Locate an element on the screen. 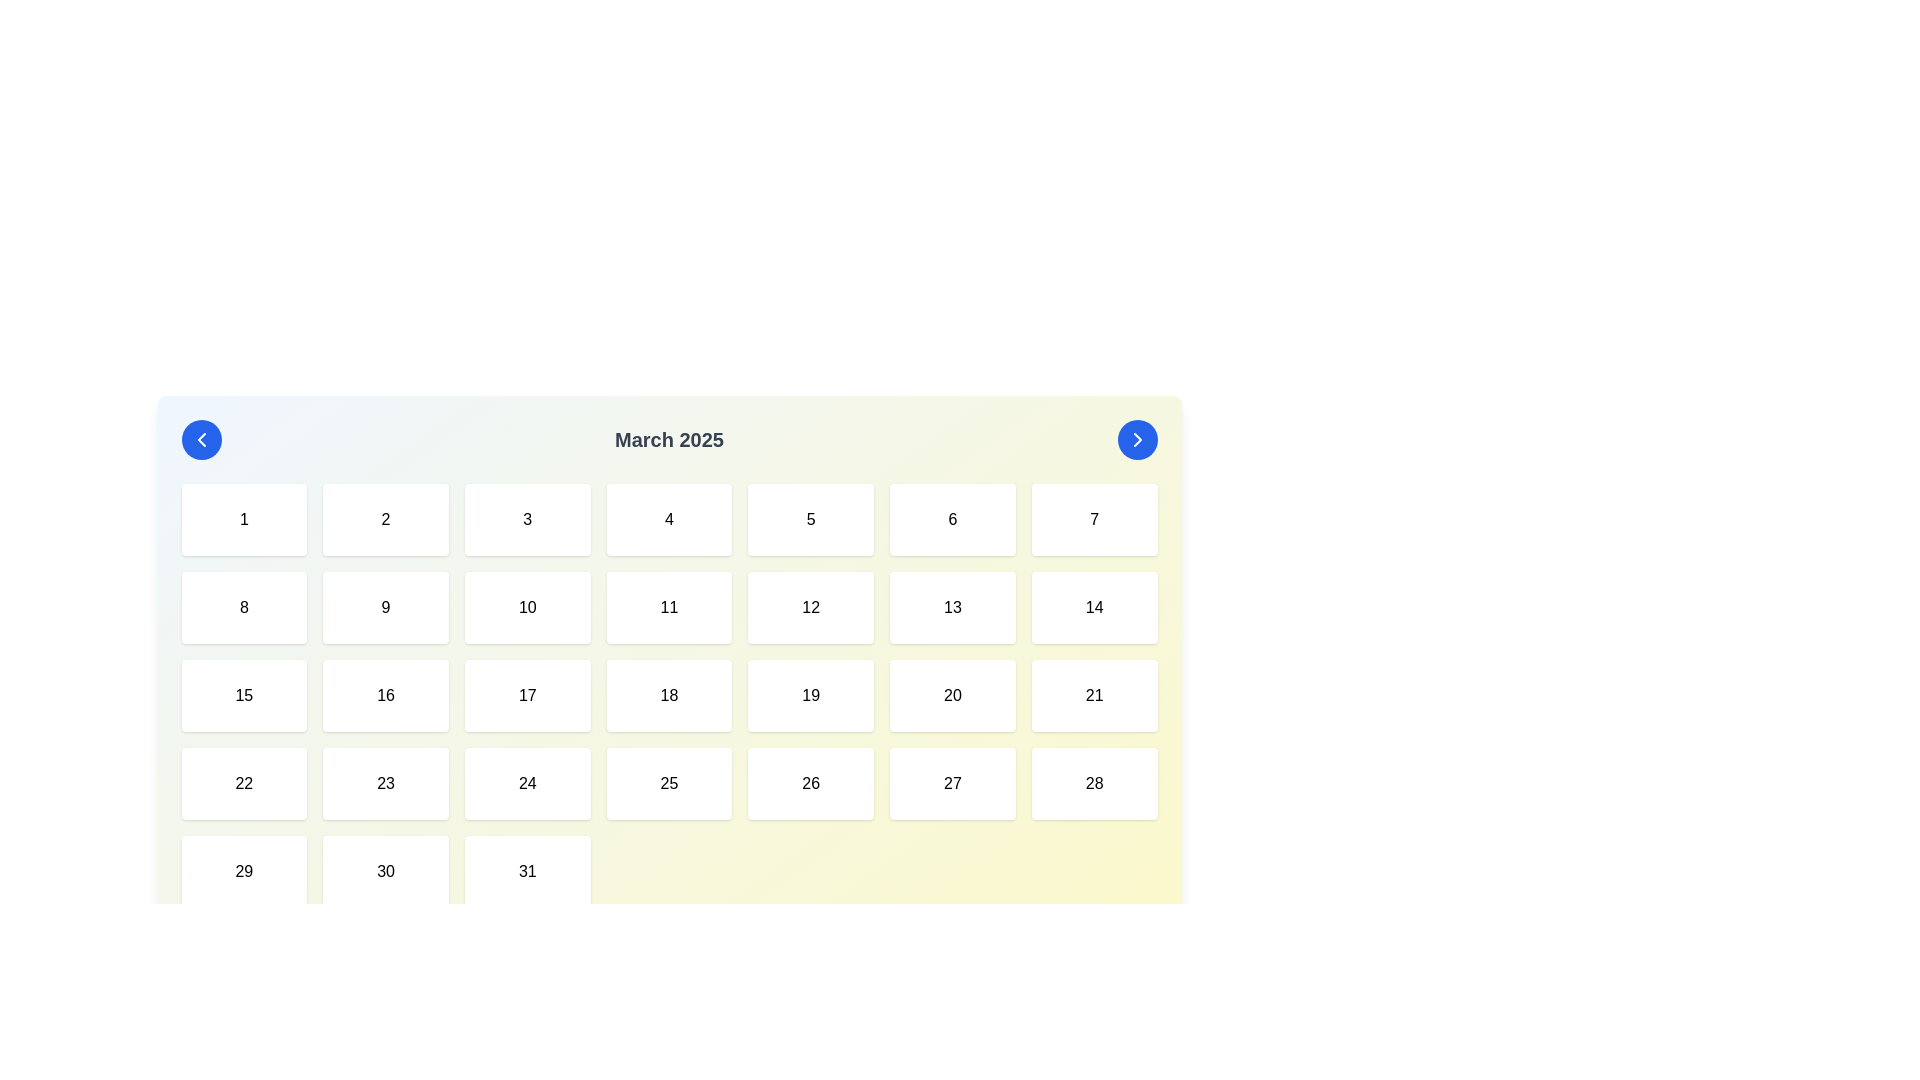  the chevron SVG icon located in the top-left corner of the calendar interface is located at coordinates (201, 438).